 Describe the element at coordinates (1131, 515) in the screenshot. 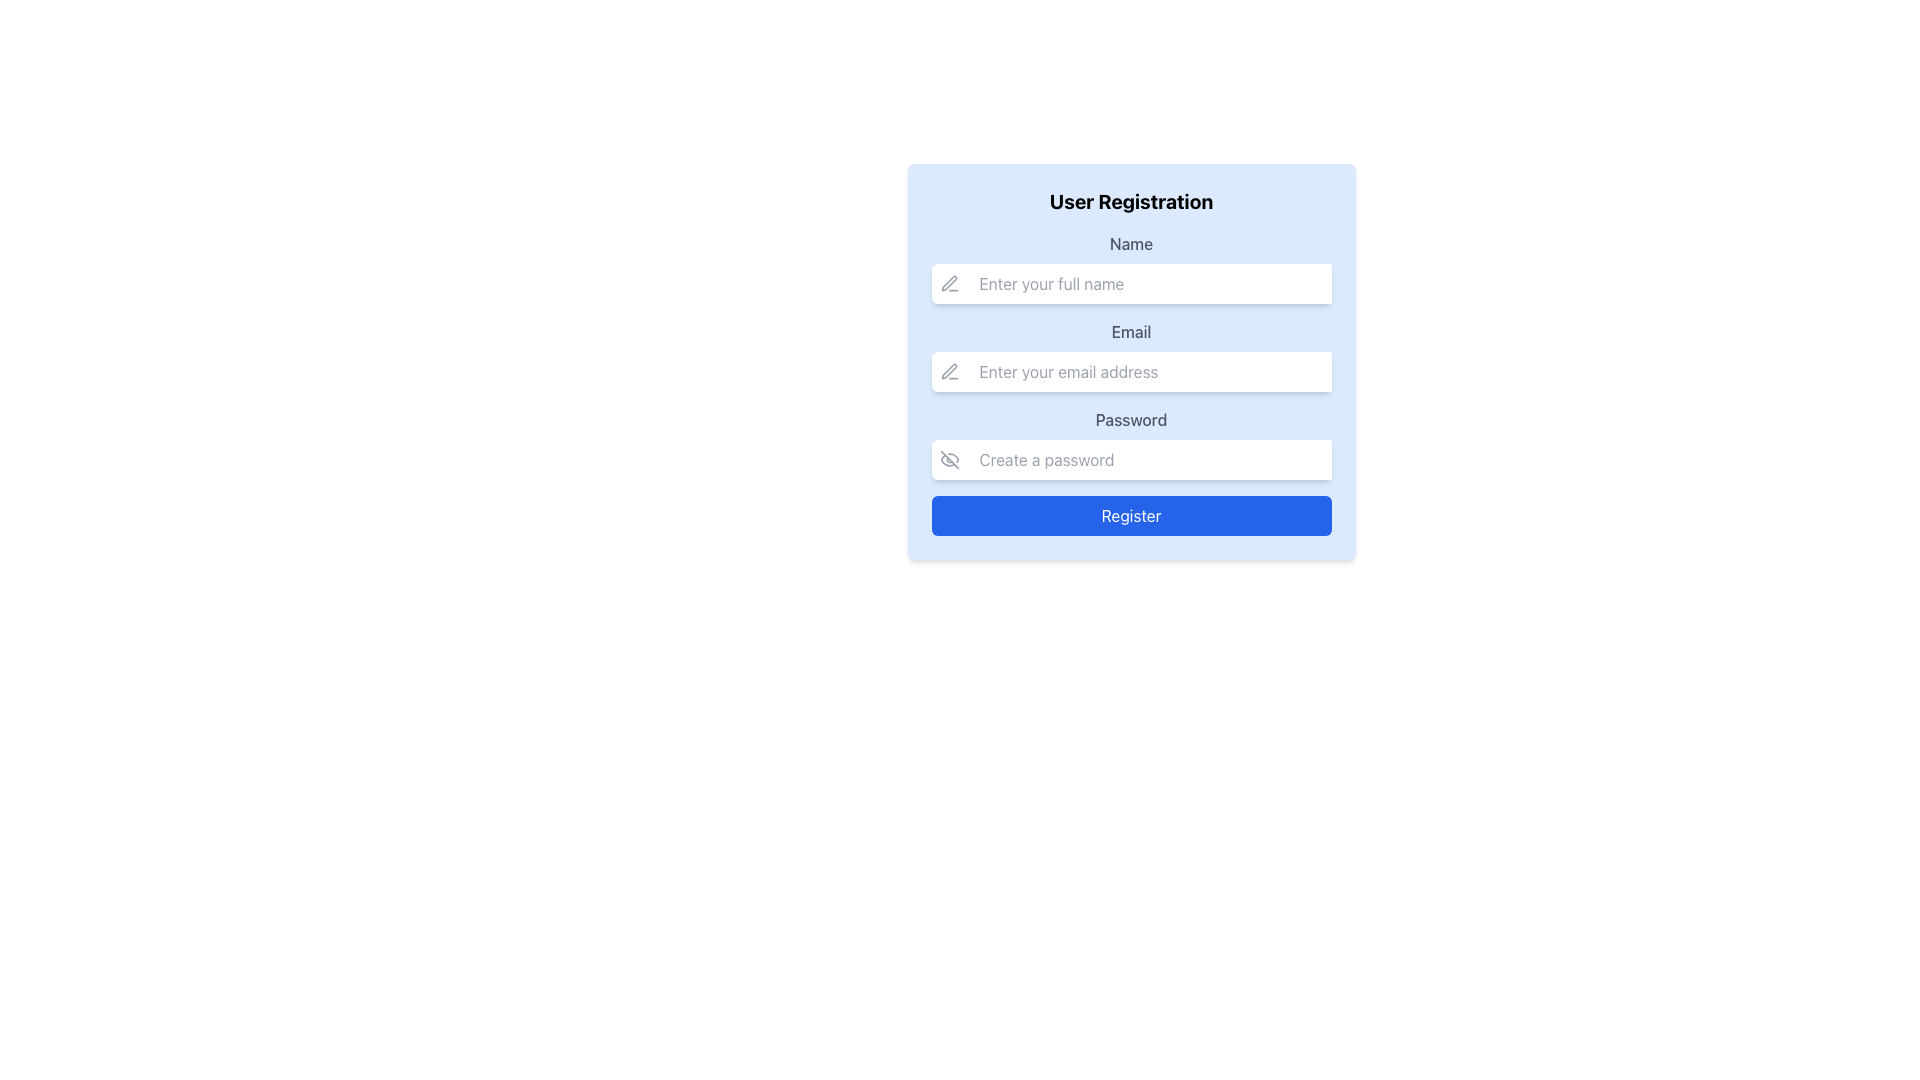

I see `the submit button located at the bottom center of the registration form` at that location.